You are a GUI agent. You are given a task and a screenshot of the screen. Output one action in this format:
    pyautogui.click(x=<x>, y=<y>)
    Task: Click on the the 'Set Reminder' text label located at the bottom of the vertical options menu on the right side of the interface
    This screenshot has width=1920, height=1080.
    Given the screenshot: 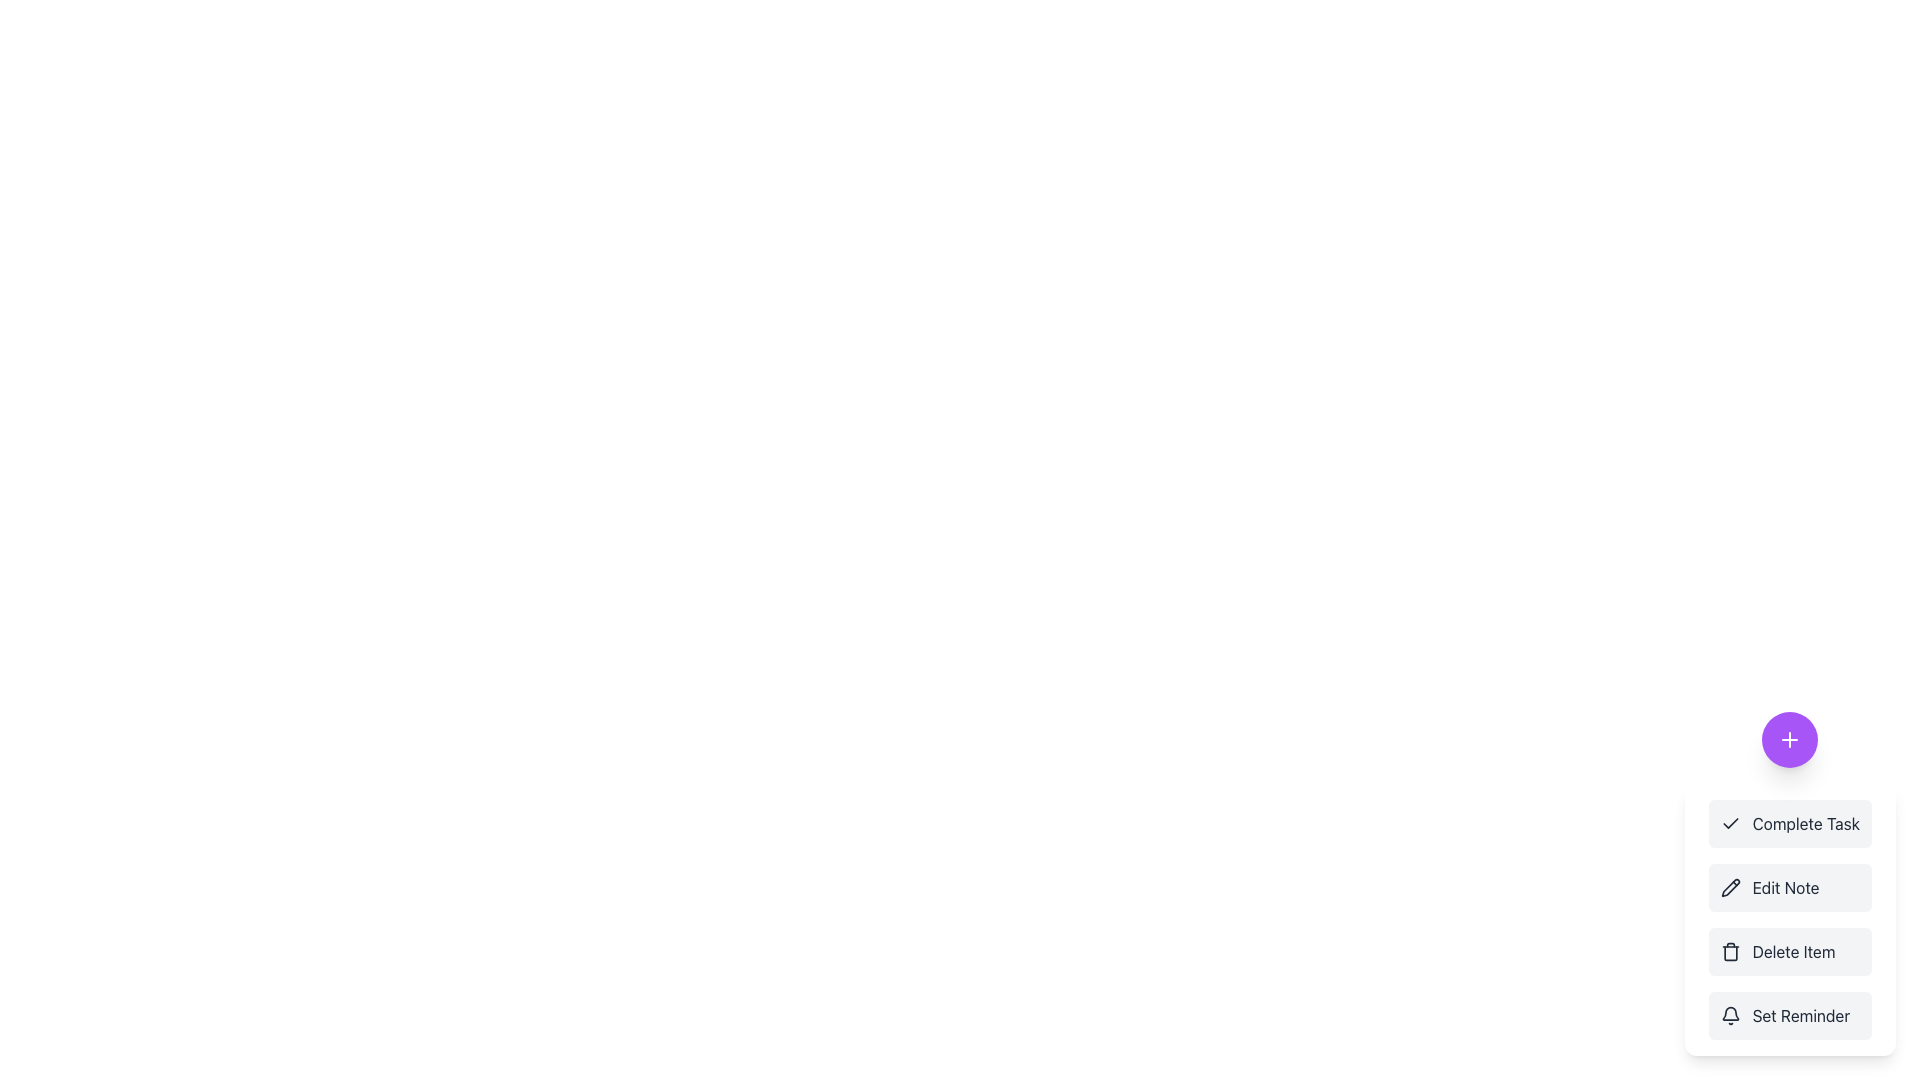 What is the action you would take?
    pyautogui.click(x=1801, y=1015)
    